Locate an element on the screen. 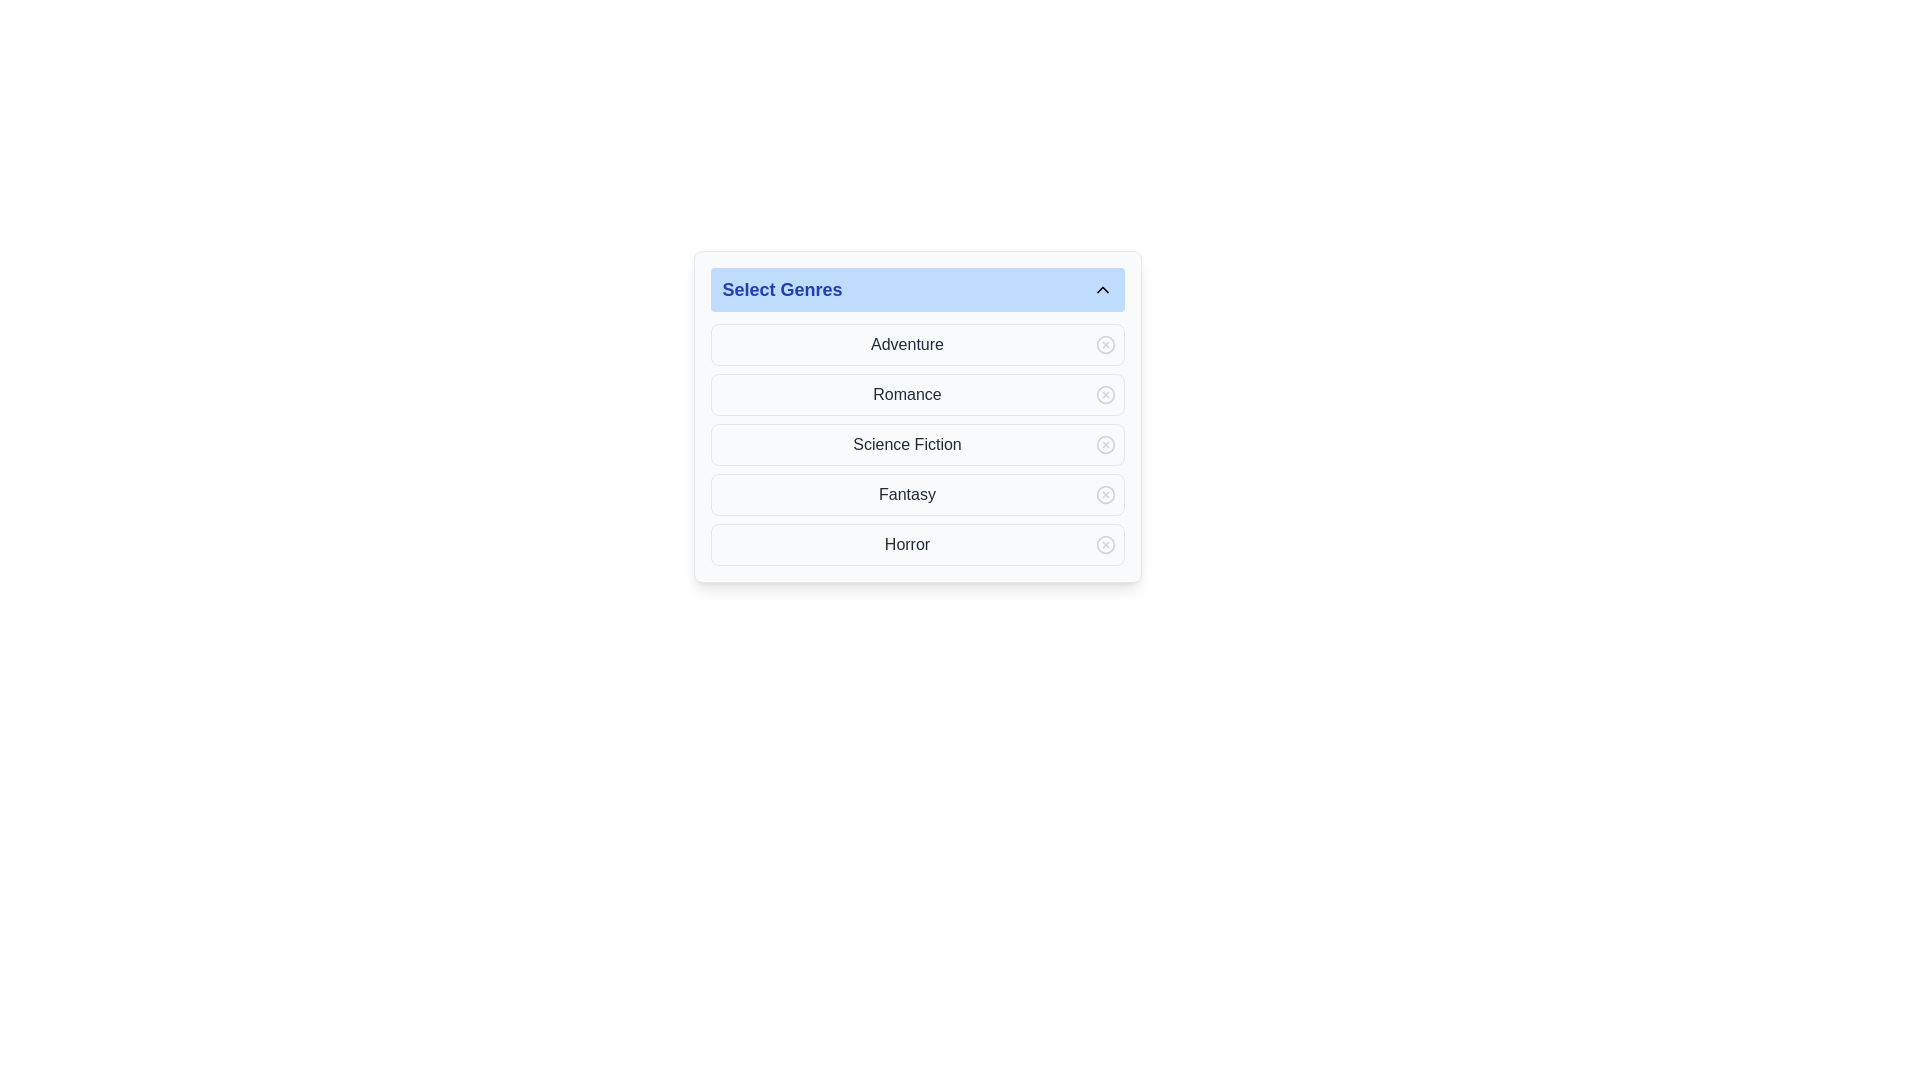  the circular icon button with a cross mark inside it, located to the far right of the 'Science Fiction' list item in the dropdown menu is located at coordinates (1104, 443).